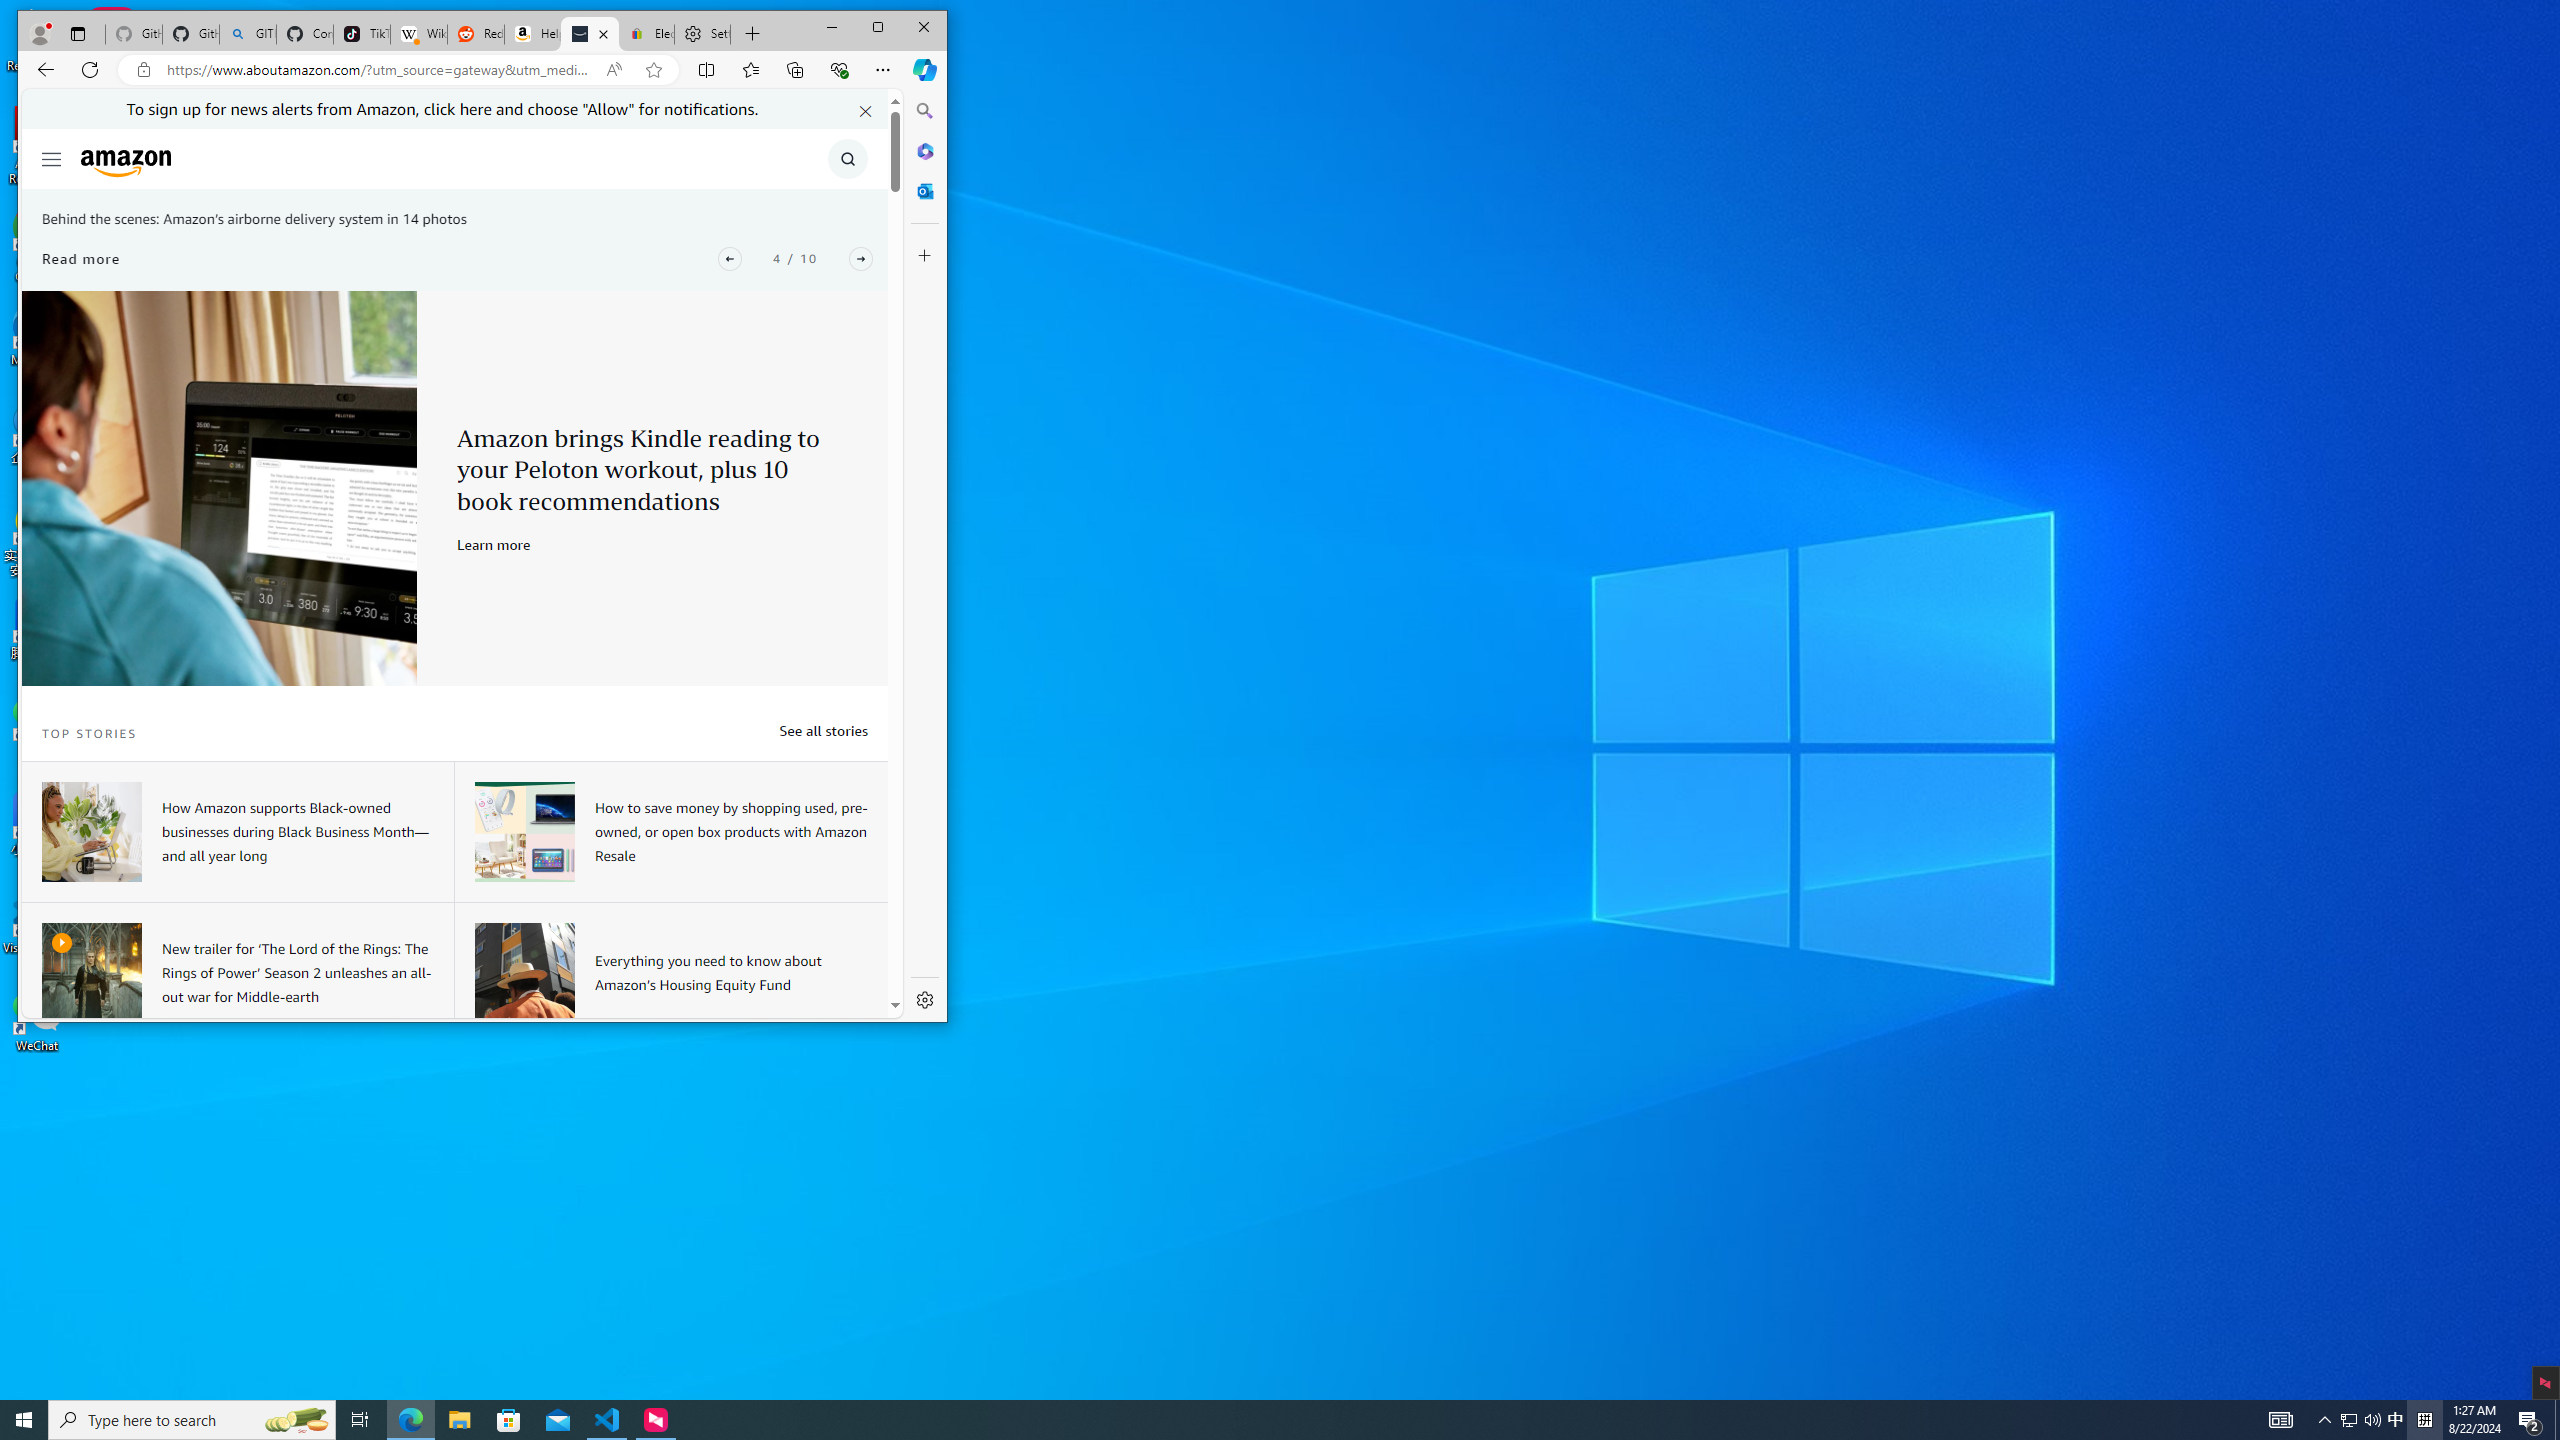 The image size is (2560, 1440). I want to click on 'Settings and more (Alt+F)', so click(882, 68).